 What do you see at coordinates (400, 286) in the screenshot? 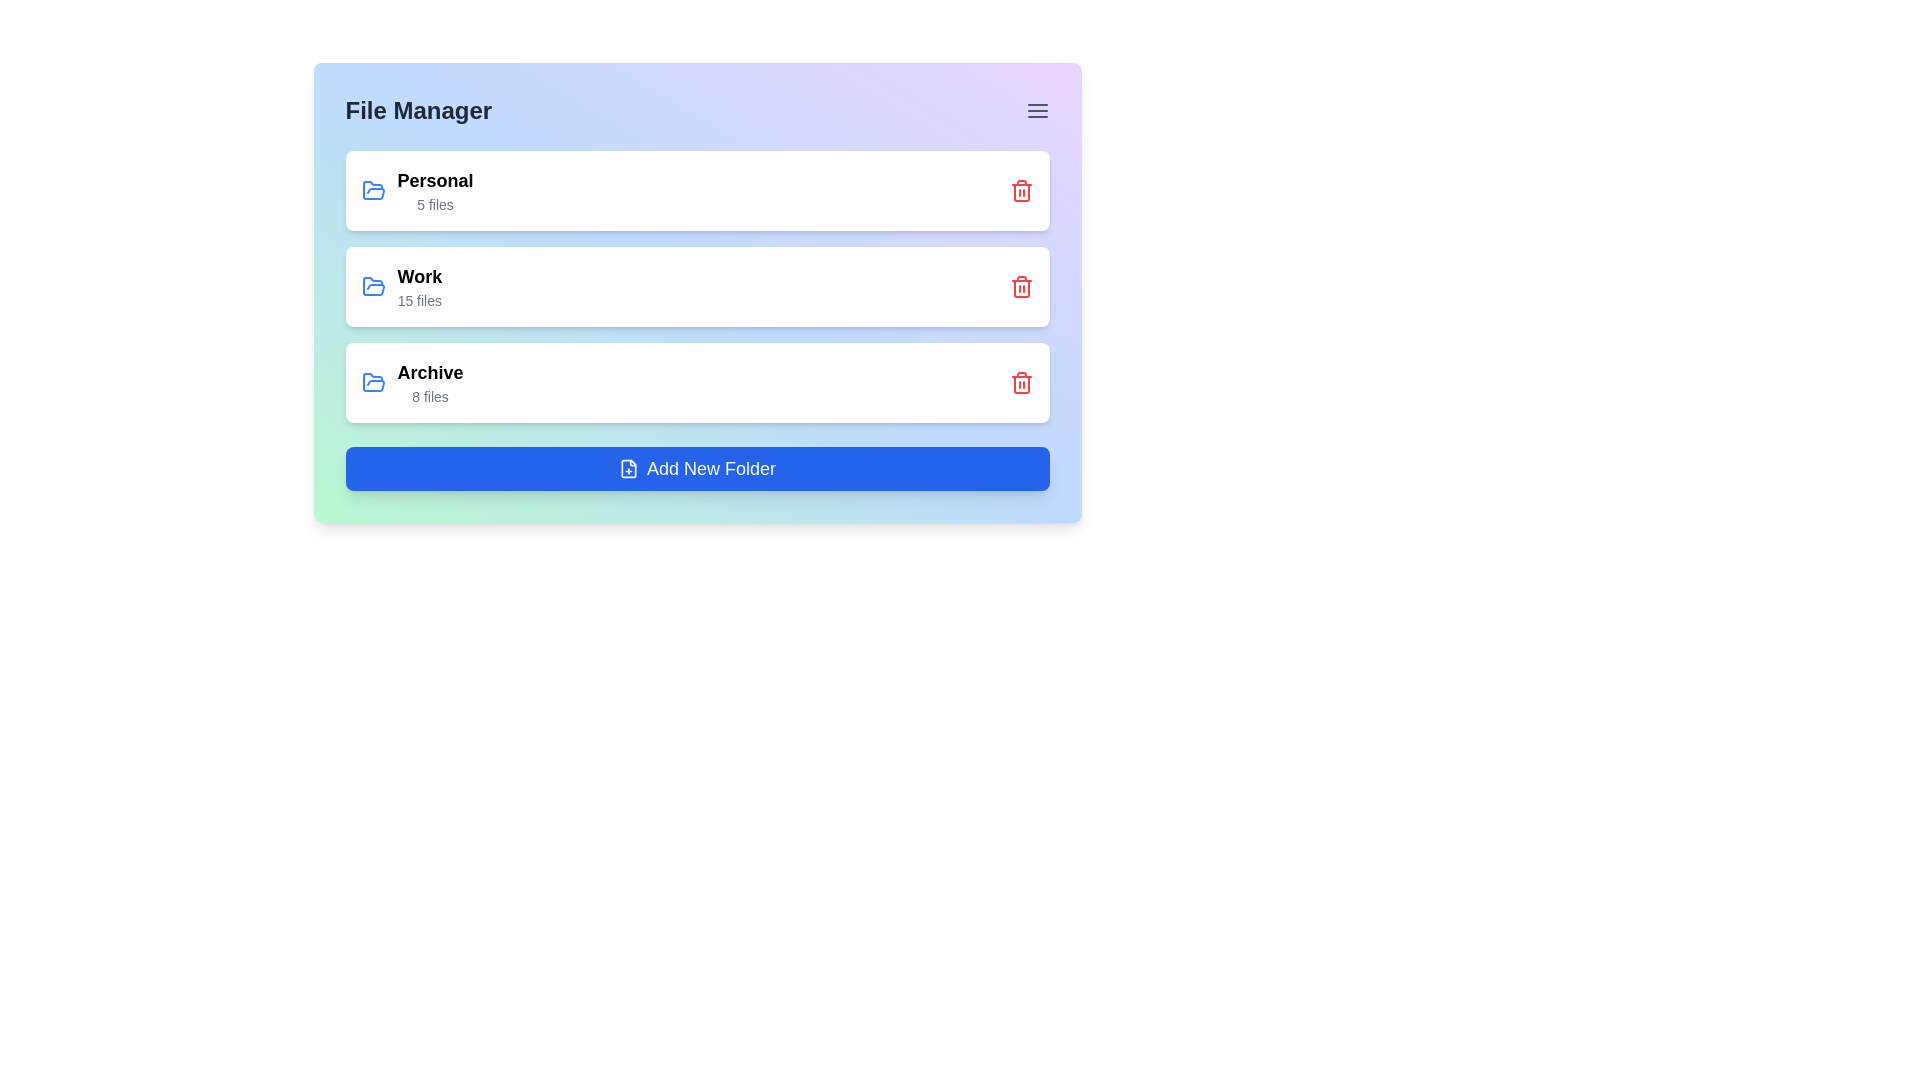
I see `the folder labeled Work to view its details` at bounding box center [400, 286].